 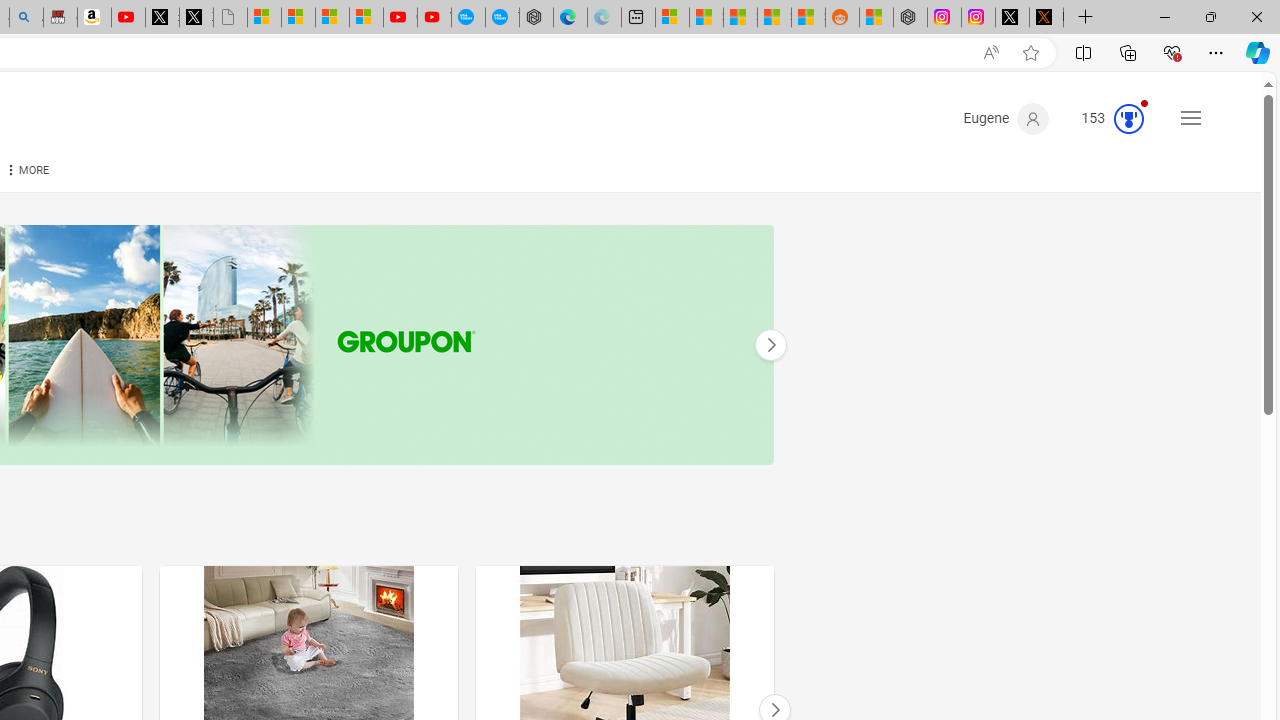 What do you see at coordinates (1082, 51) in the screenshot?
I see `'Split screen'` at bounding box center [1082, 51].